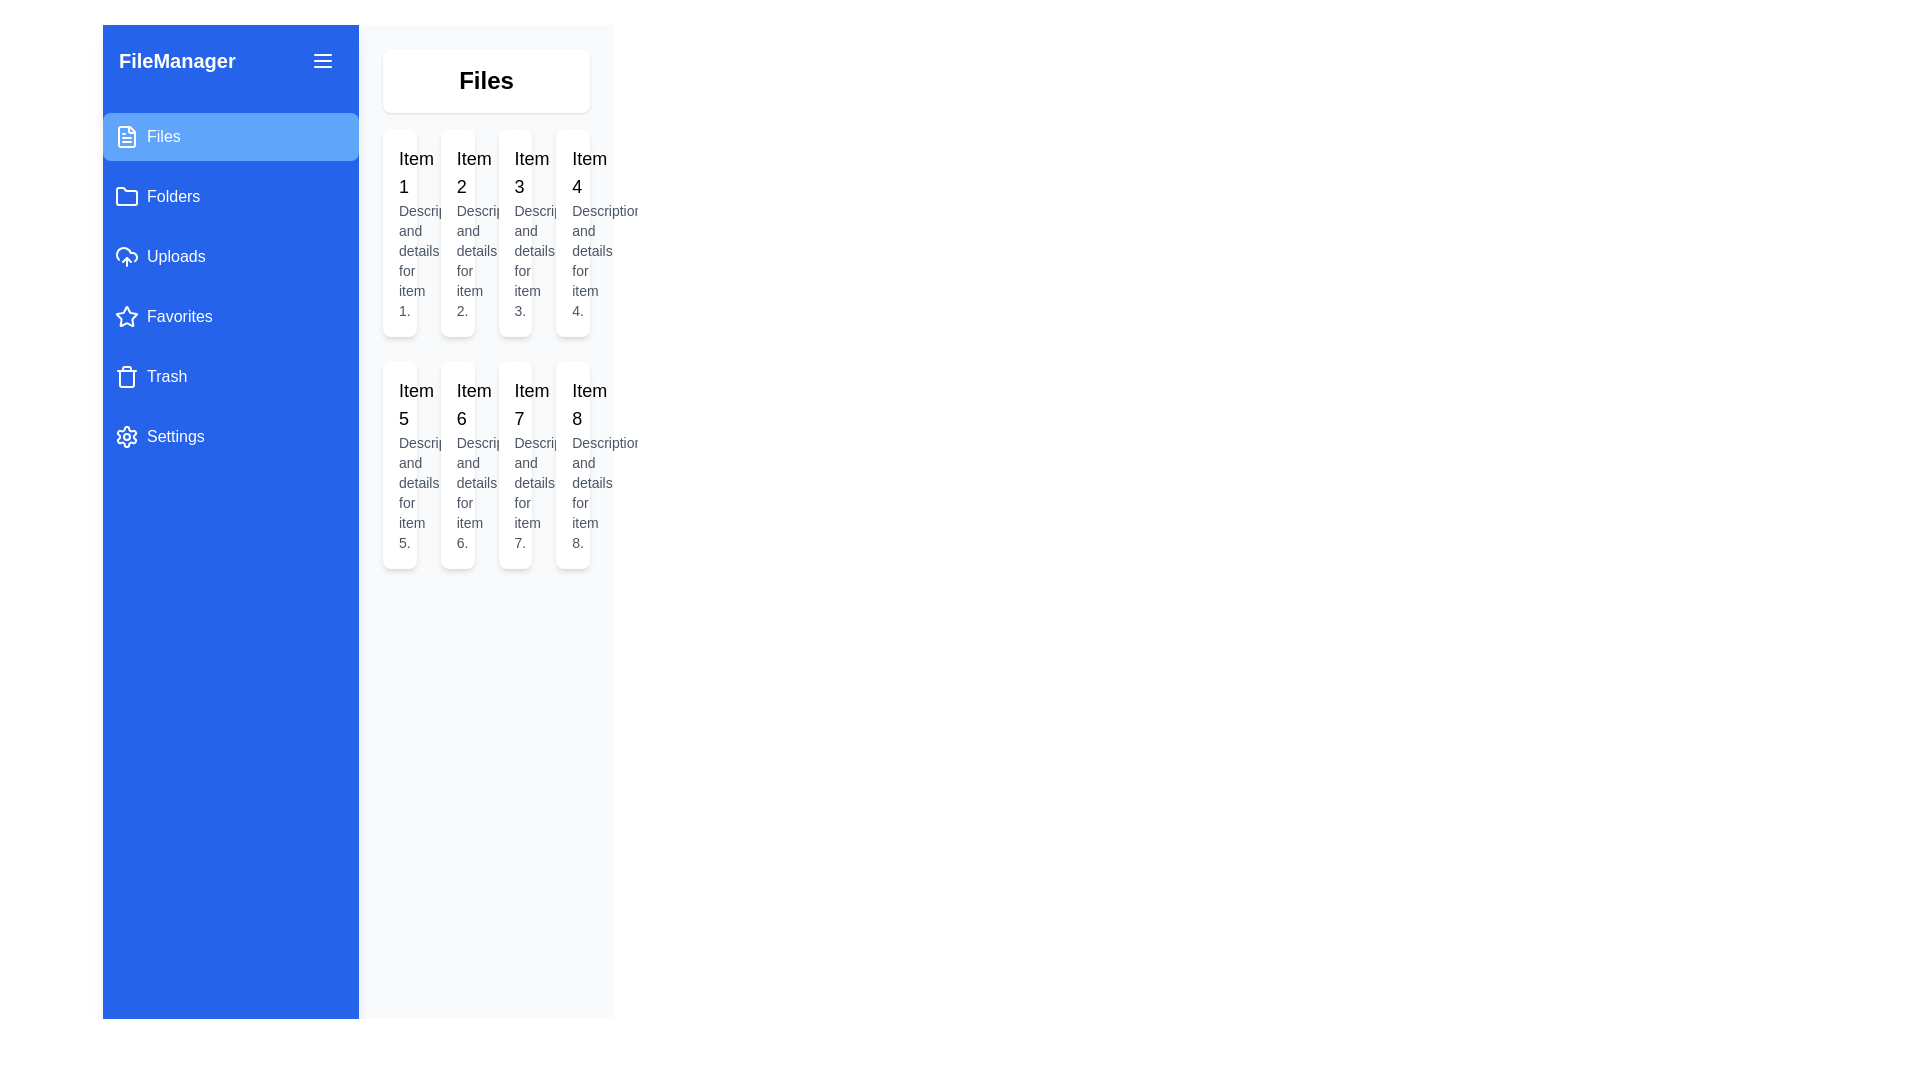 This screenshot has width=1920, height=1080. I want to click on the 'Favorites' text label in the navigation menu, so click(179, 315).